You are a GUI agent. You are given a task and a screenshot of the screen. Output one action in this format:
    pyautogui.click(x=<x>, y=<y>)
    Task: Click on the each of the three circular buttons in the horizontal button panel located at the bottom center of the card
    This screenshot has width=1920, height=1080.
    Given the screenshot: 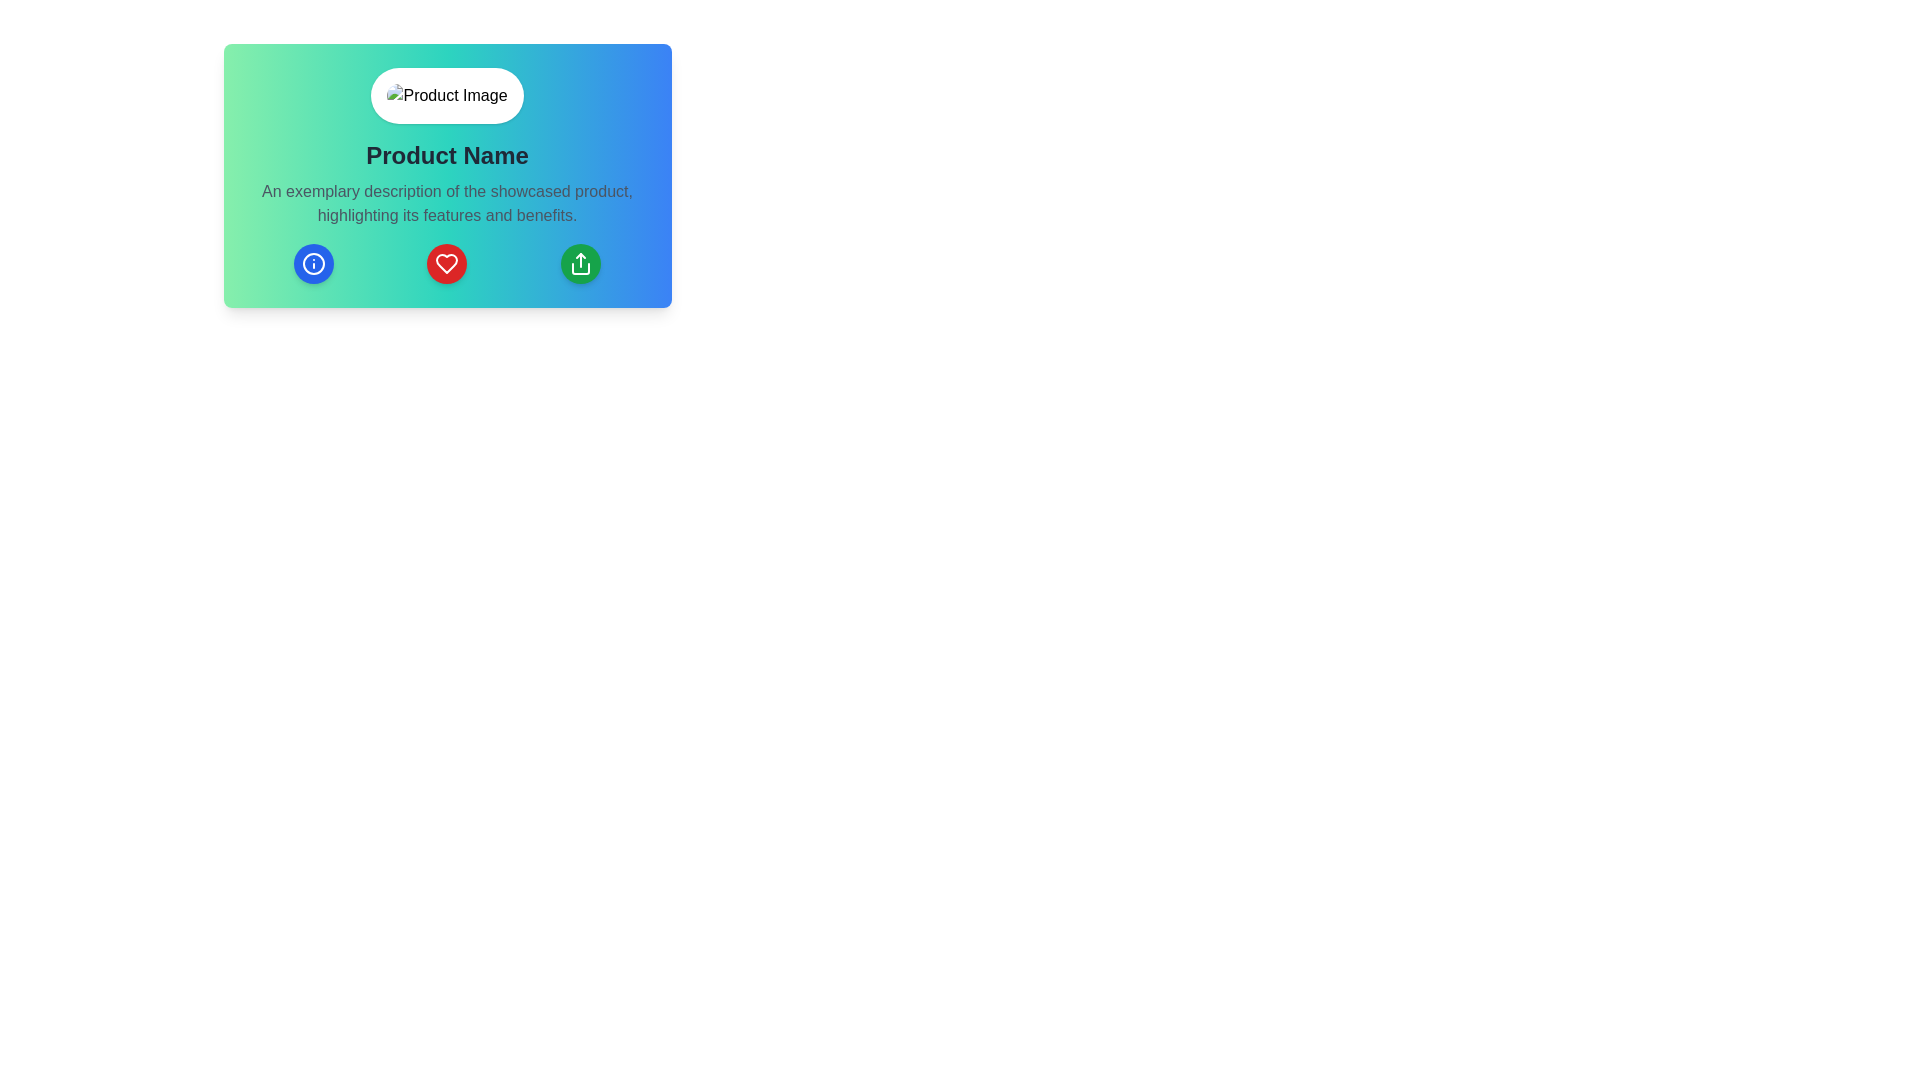 What is the action you would take?
    pyautogui.click(x=446, y=262)
    